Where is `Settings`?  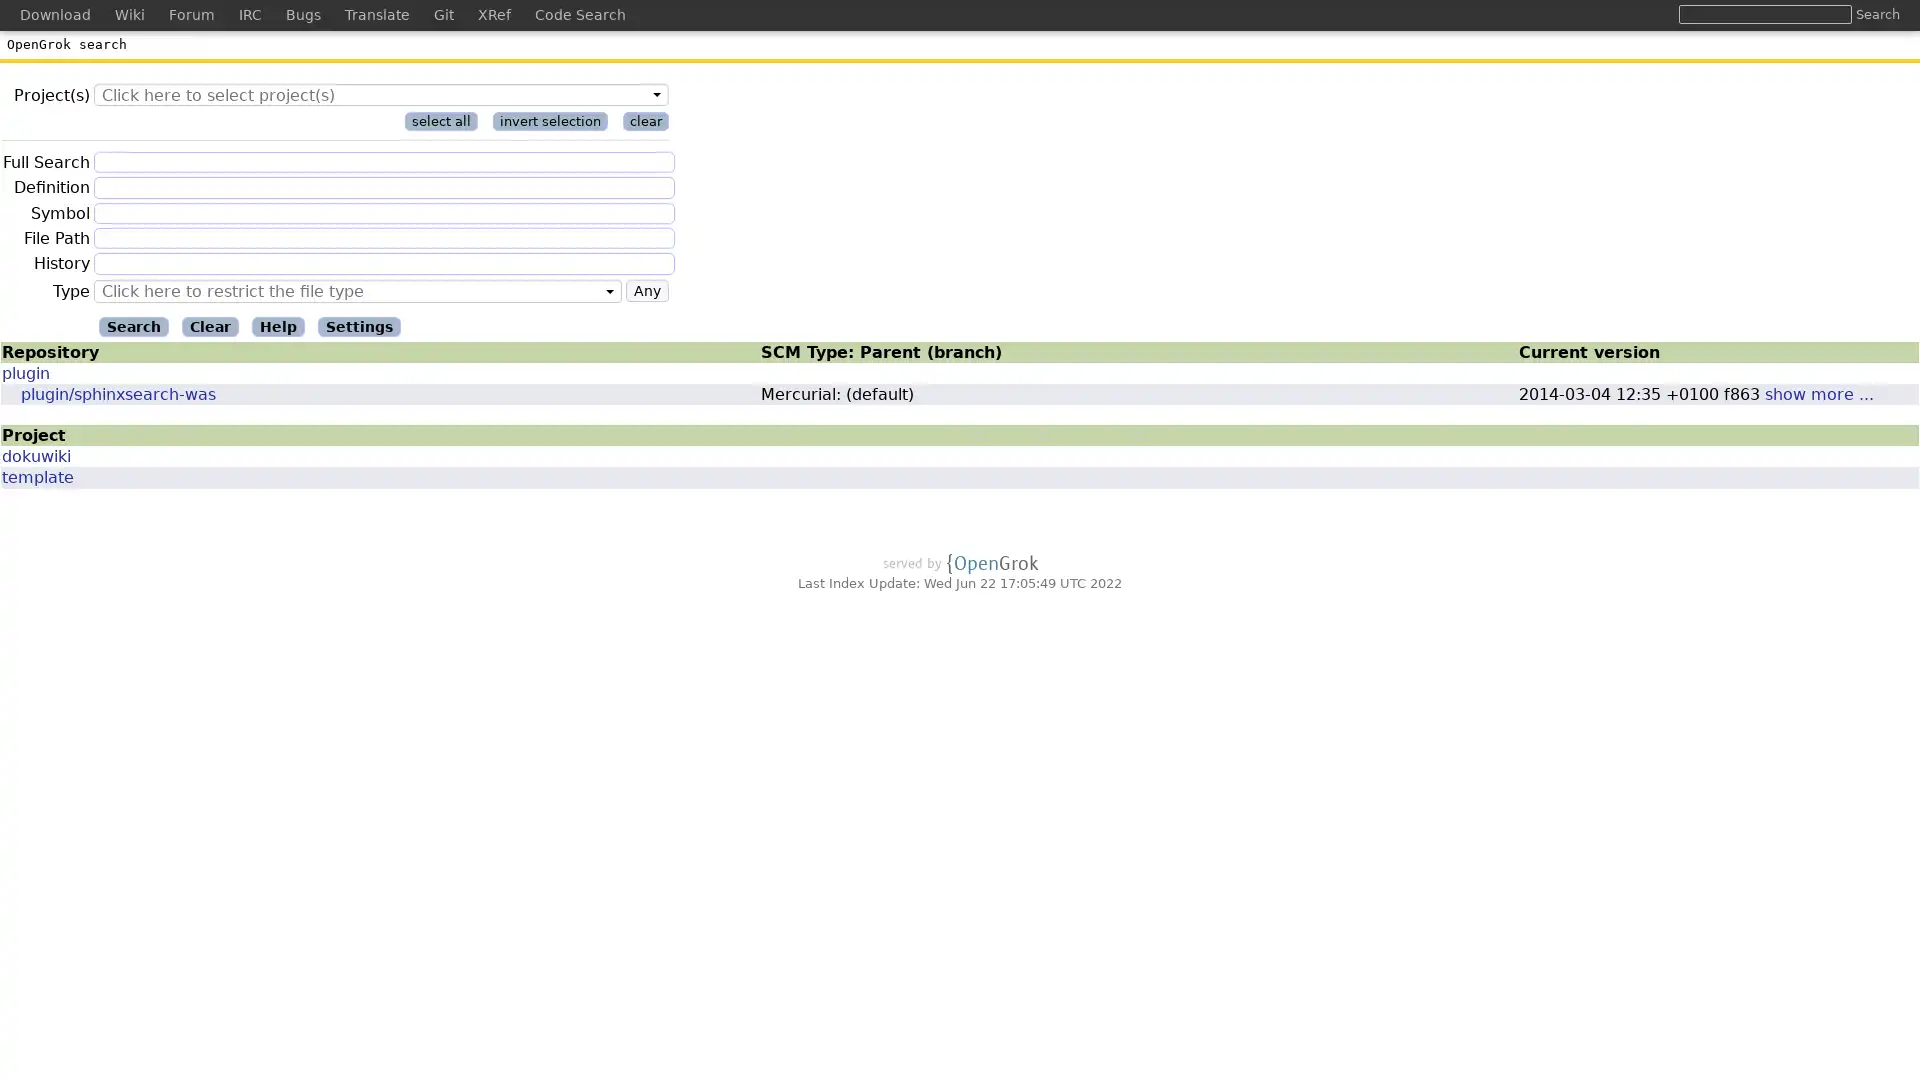
Settings is located at coordinates (359, 325).